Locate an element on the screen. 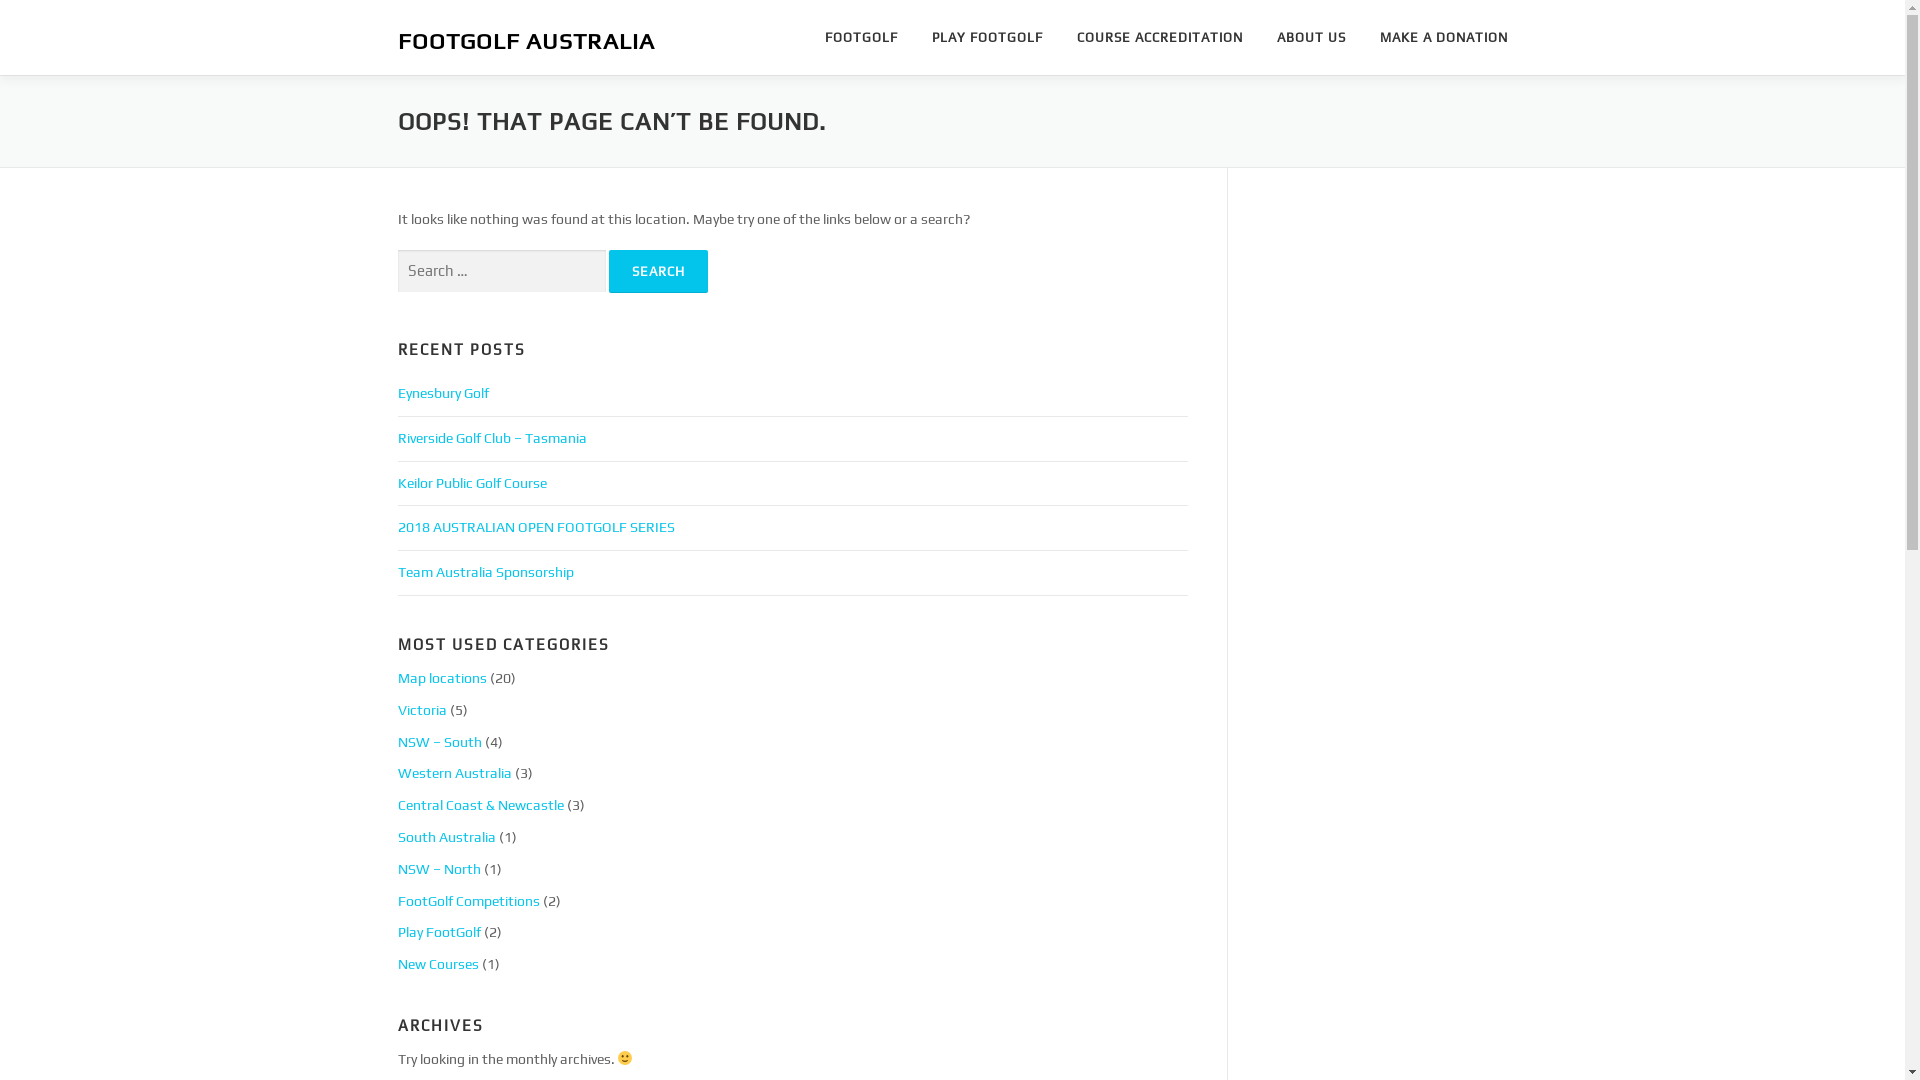 The width and height of the screenshot is (1920, 1080). 'Western Australia' is located at coordinates (454, 771).